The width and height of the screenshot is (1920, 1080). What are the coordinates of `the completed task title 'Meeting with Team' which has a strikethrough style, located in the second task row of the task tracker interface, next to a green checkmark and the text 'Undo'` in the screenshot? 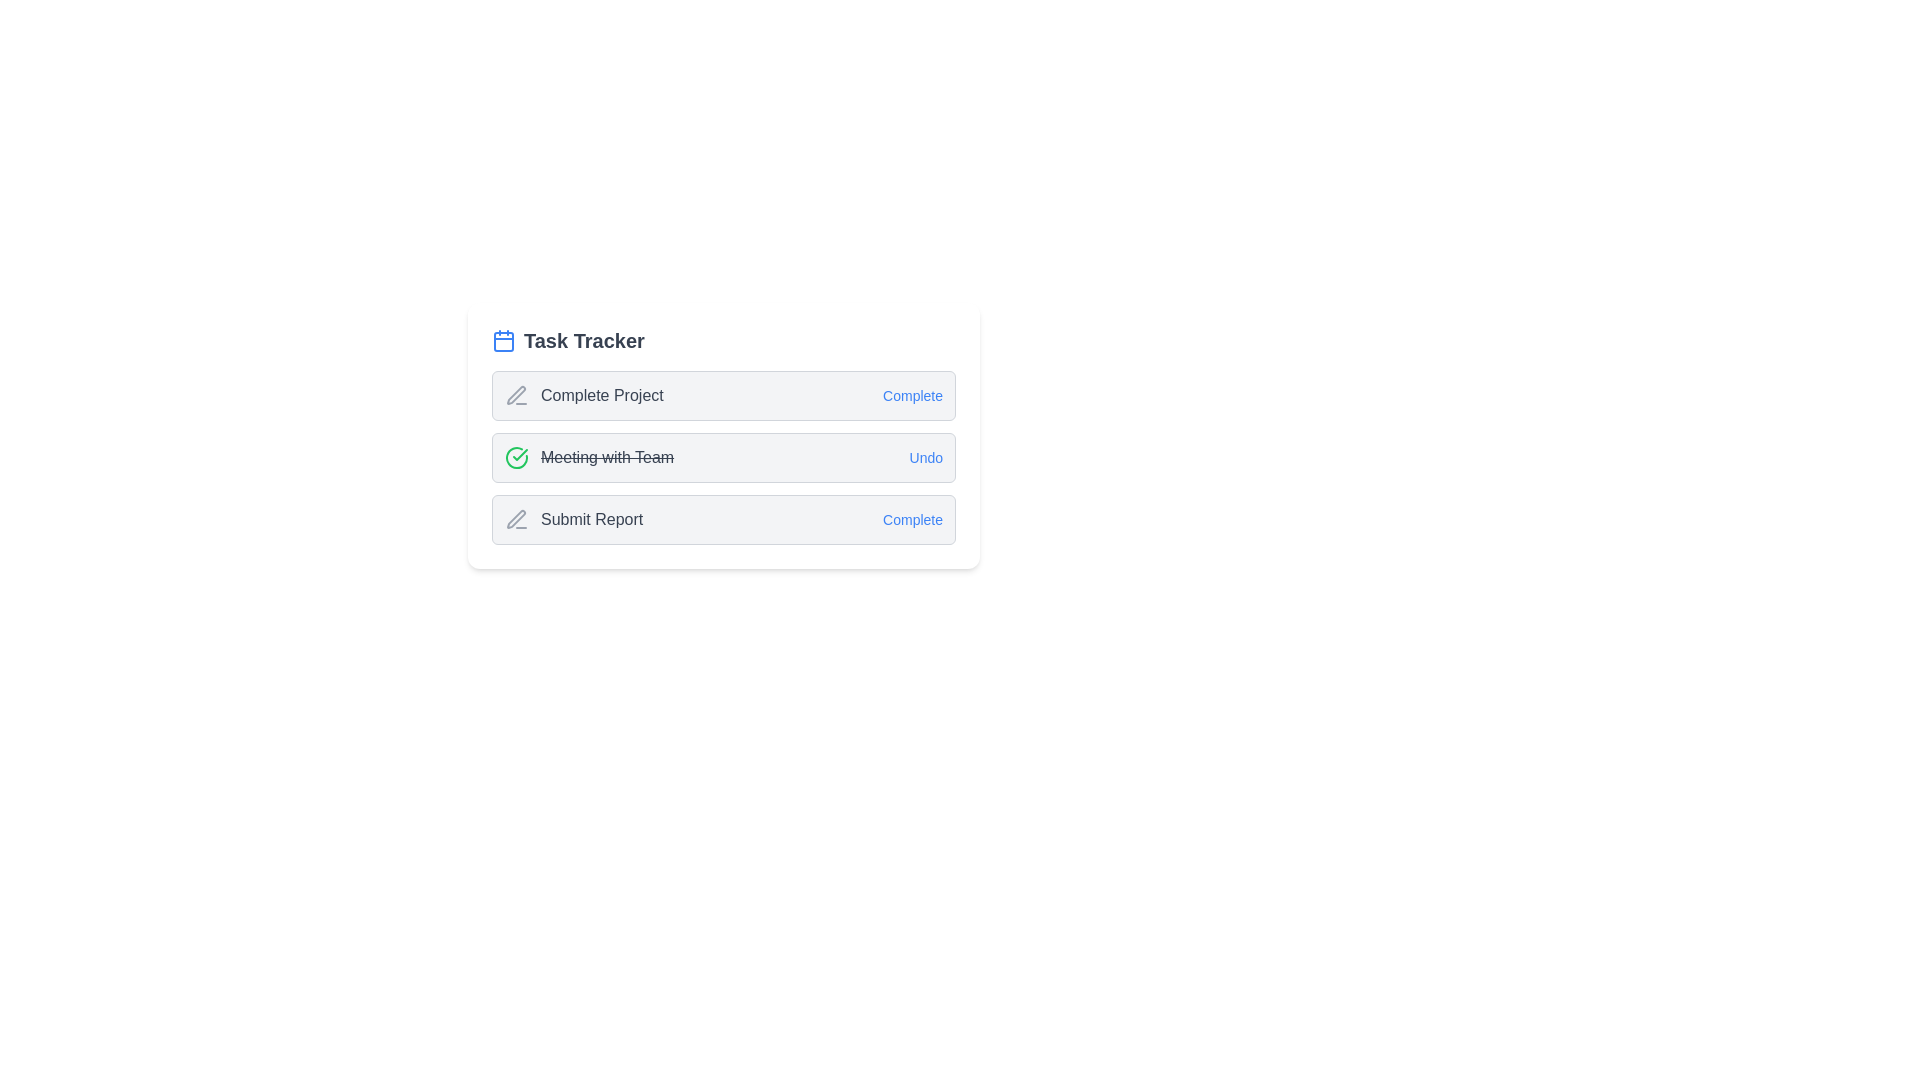 It's located at (606, 458).